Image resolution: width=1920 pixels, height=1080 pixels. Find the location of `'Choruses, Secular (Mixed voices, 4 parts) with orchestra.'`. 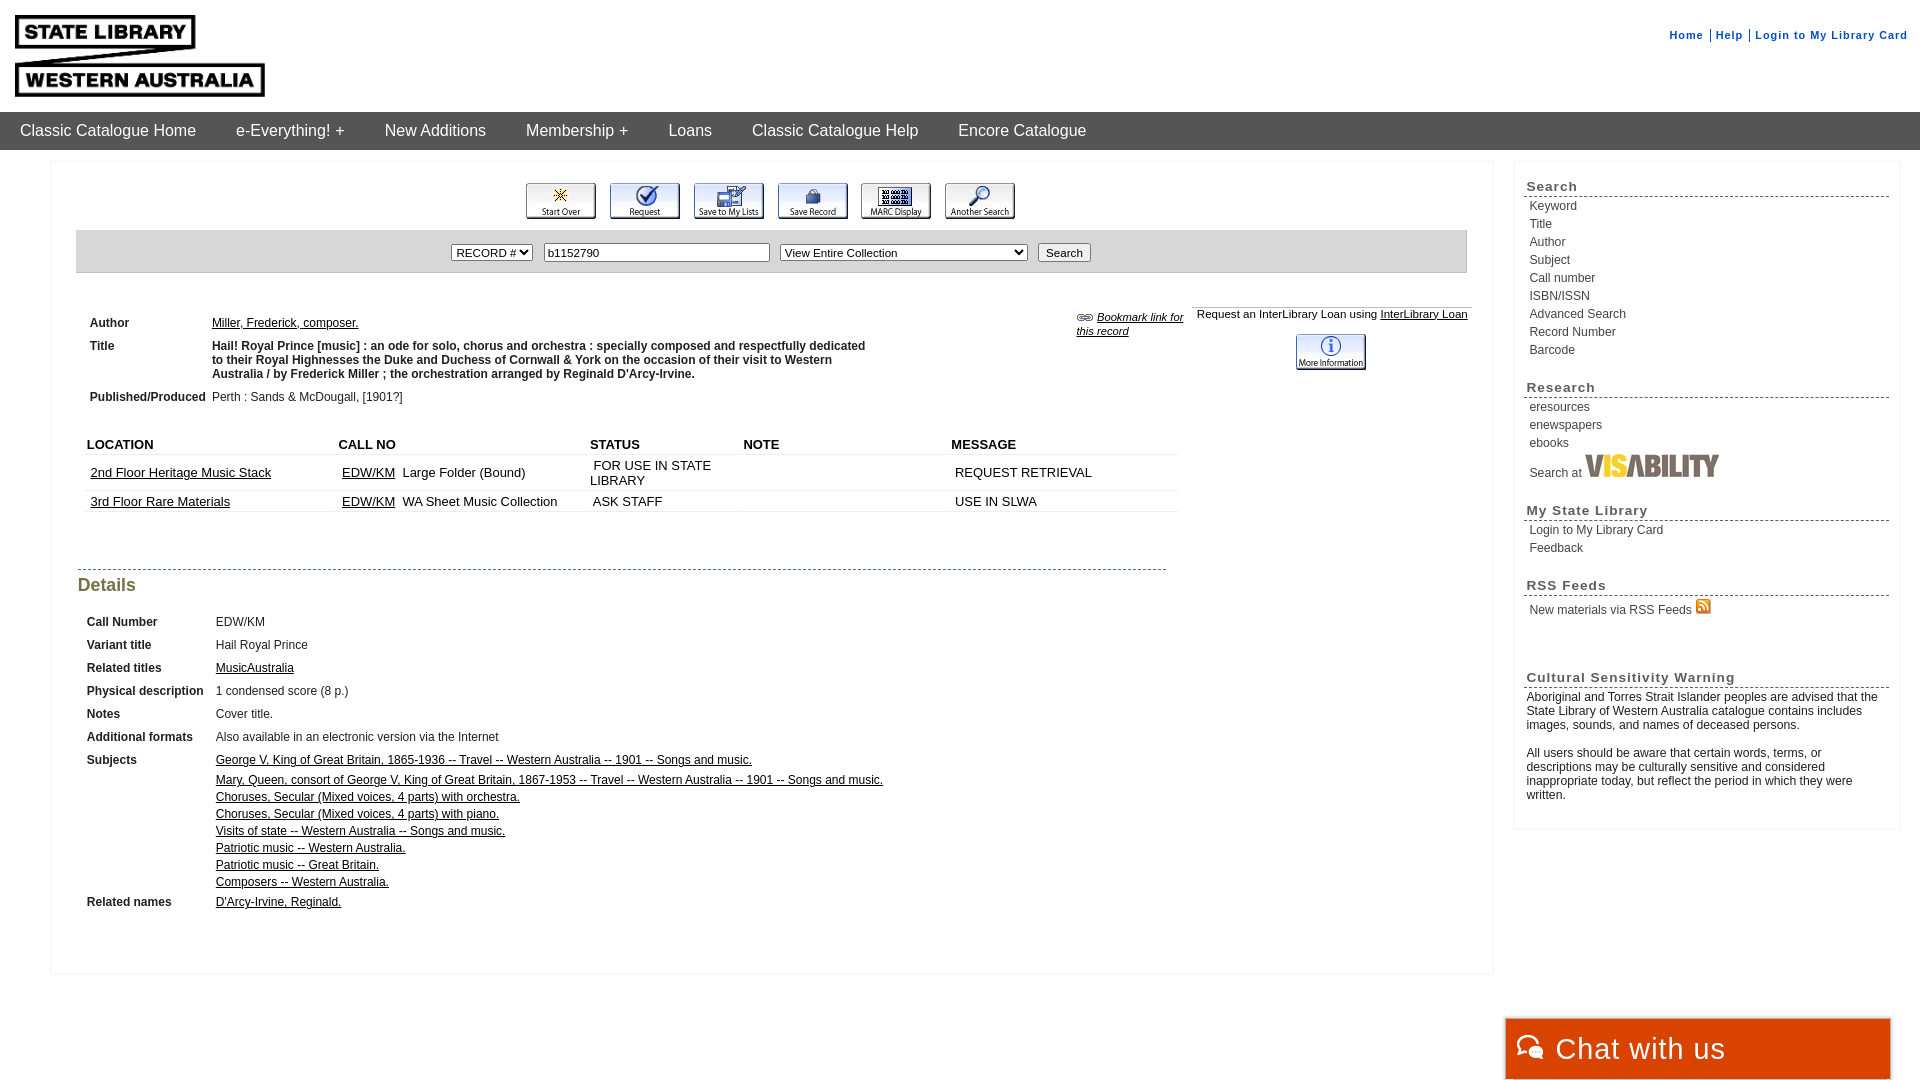

'Choruses, Secular (Mixed voices, 4 parts) with orchestra.' is located at coordinates (368, 796).